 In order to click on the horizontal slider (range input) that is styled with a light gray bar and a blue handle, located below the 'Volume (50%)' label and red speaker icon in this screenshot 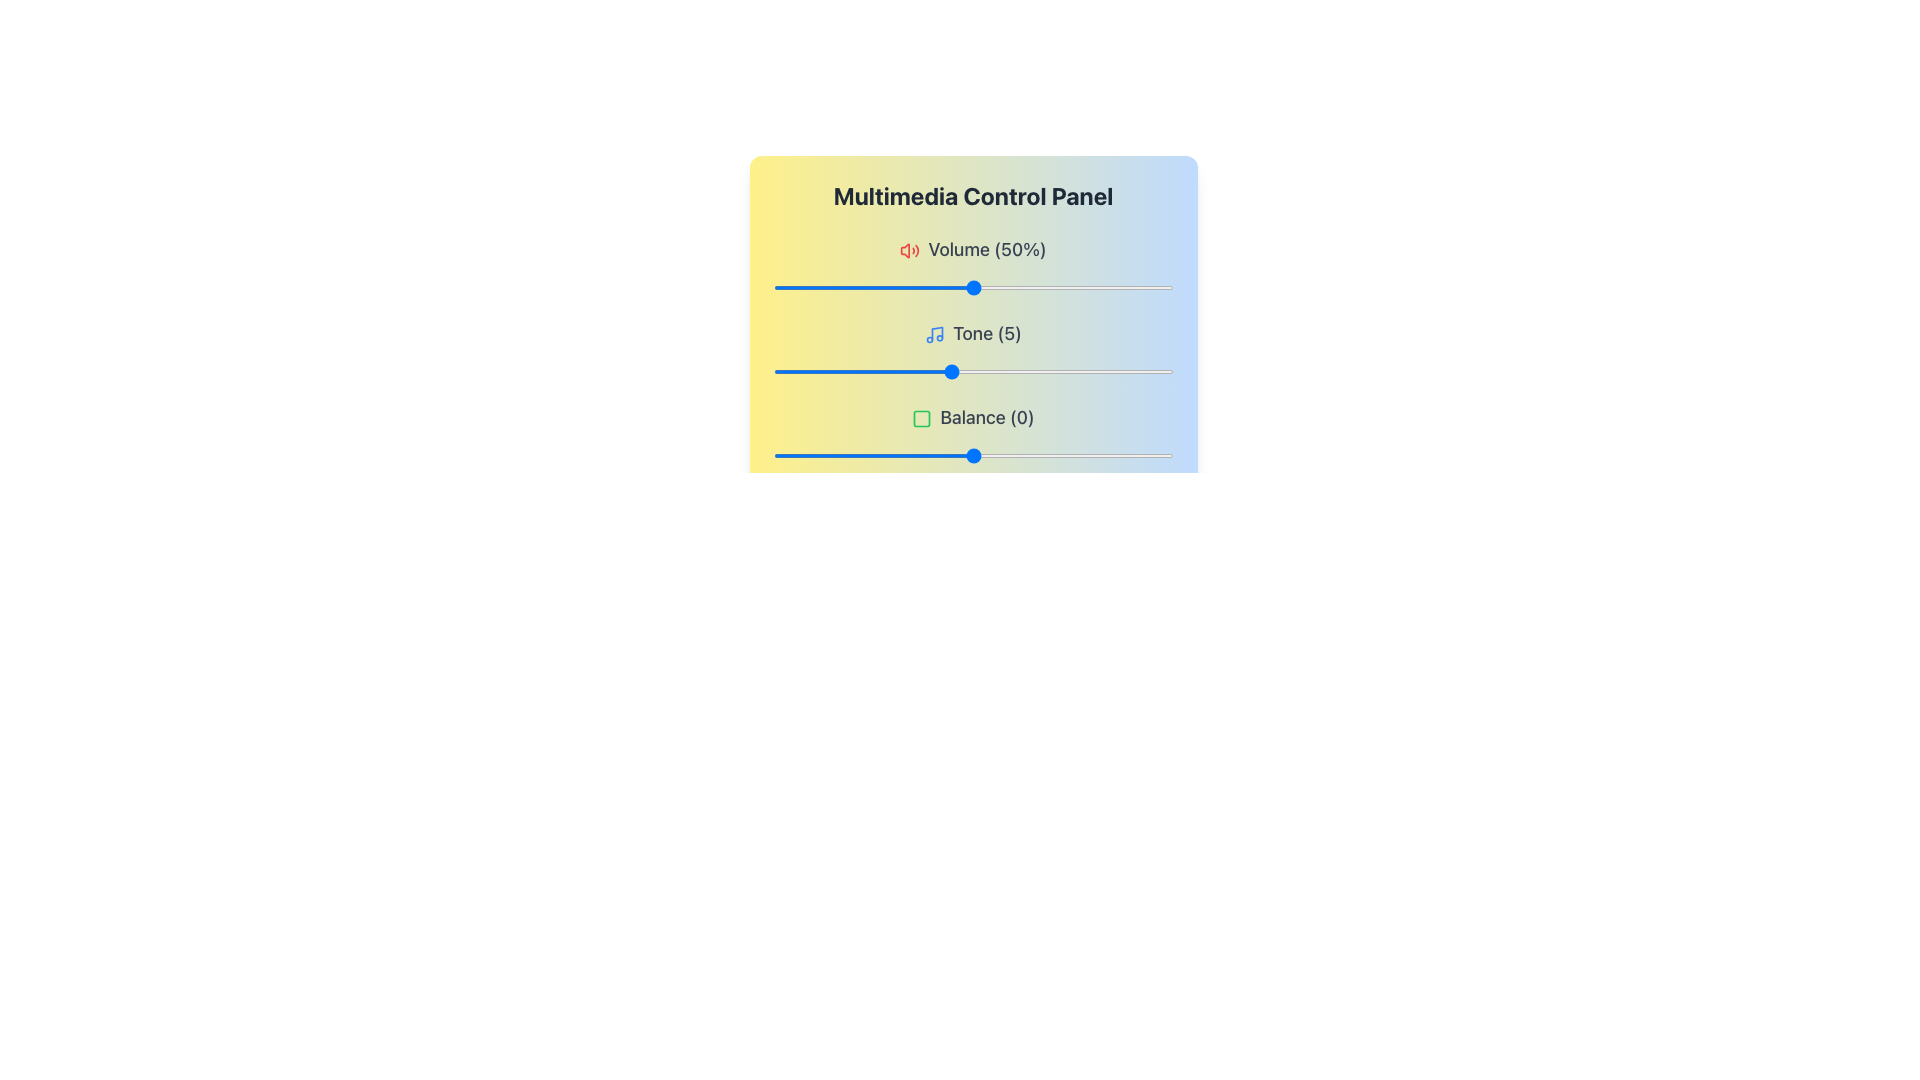, I will do `click(973, 288)`.